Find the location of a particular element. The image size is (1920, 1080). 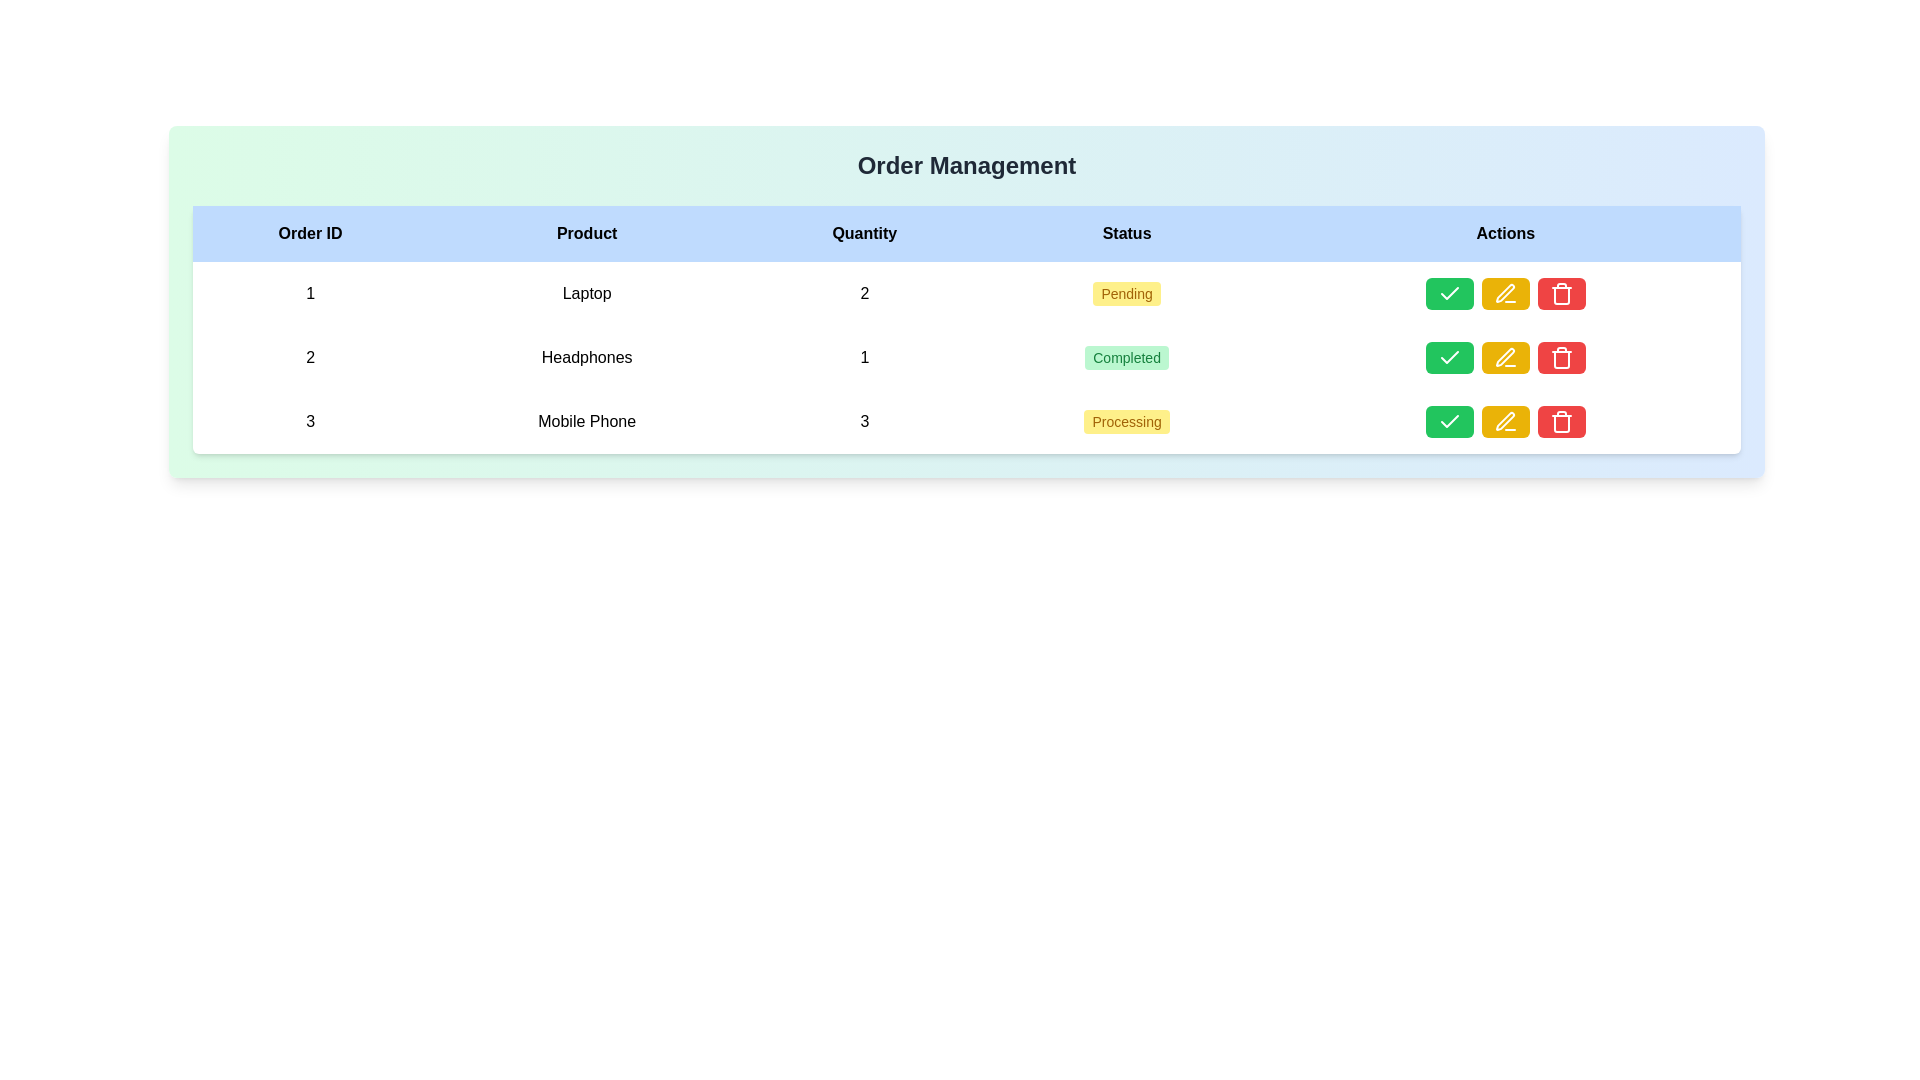

the 'Confirm' icon button located in the 'Actions' column of the last table row associated with the 'Mobile Phone' order to confirm the action is located at coordinates (1449, 420).